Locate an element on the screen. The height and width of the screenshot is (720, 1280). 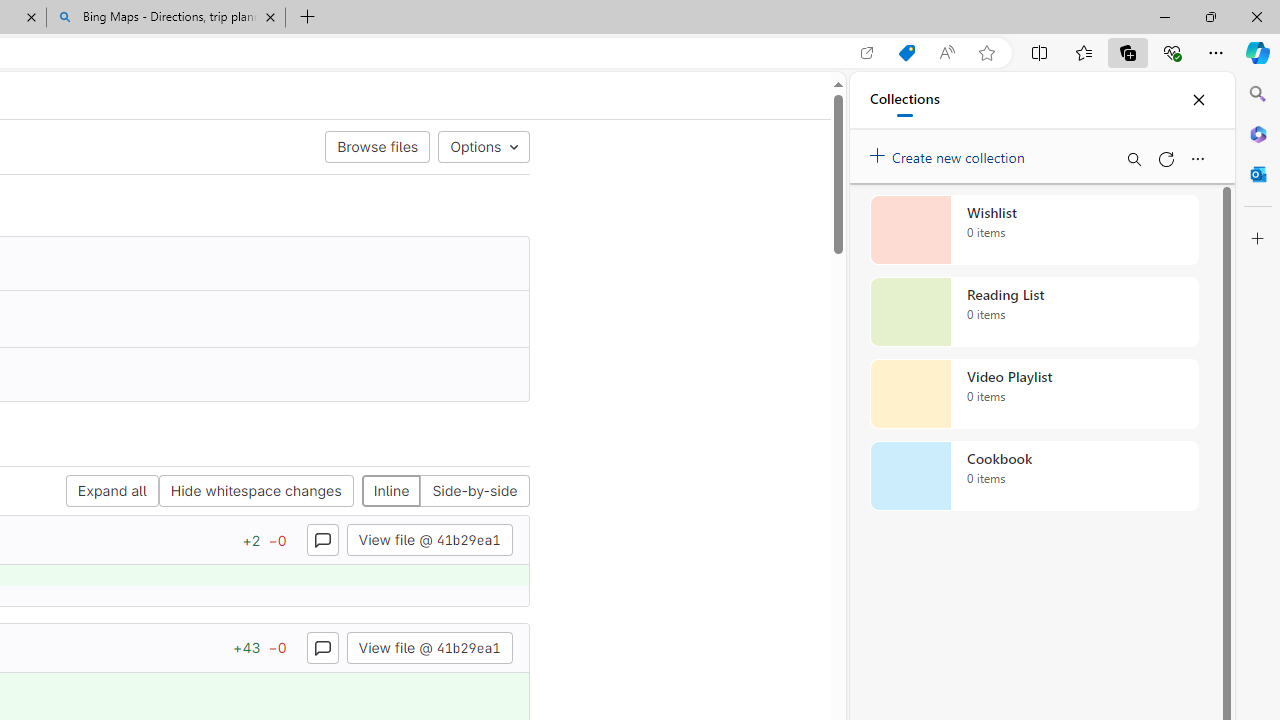
'Open in app' is located at coordinates (867, 52).